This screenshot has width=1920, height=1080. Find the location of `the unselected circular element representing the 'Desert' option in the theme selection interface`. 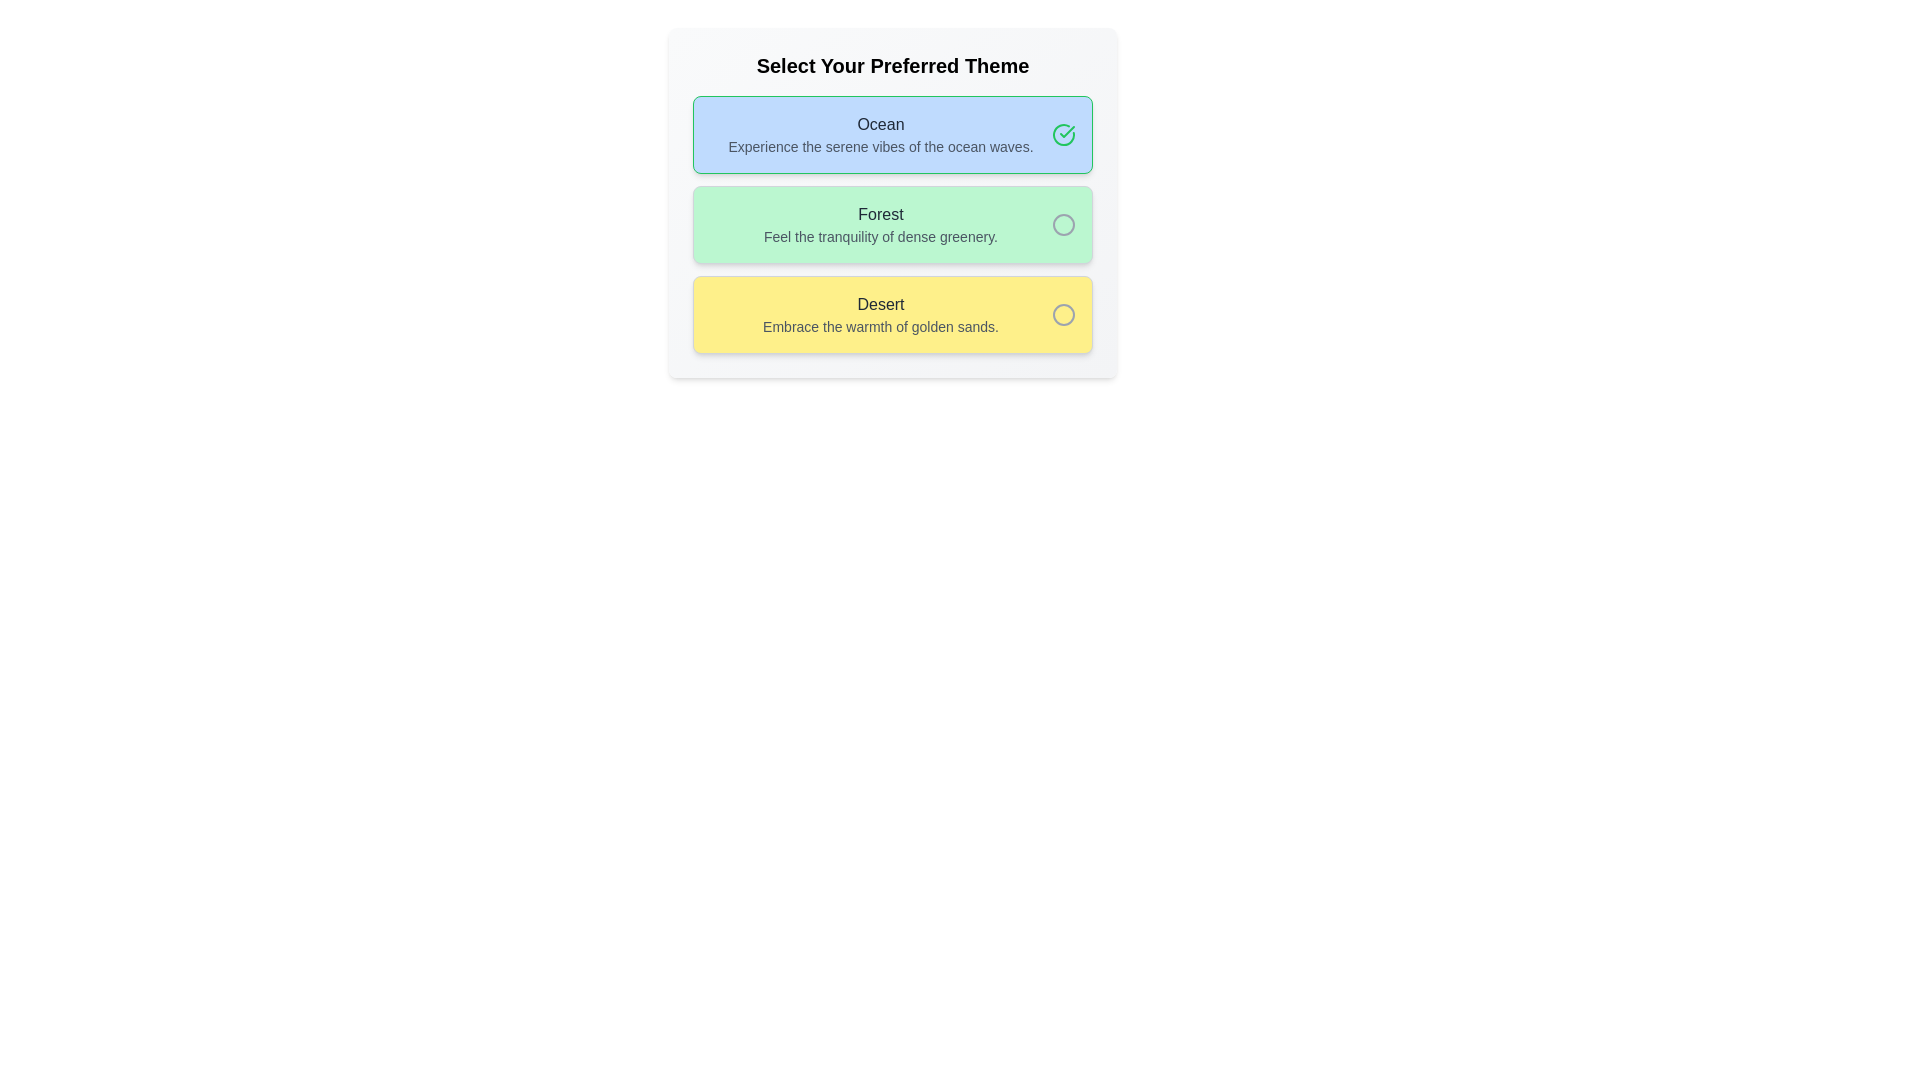

the unselected circular element representing the 'Desert' option in the theme selection interface is located at coordinates (1063, 315).